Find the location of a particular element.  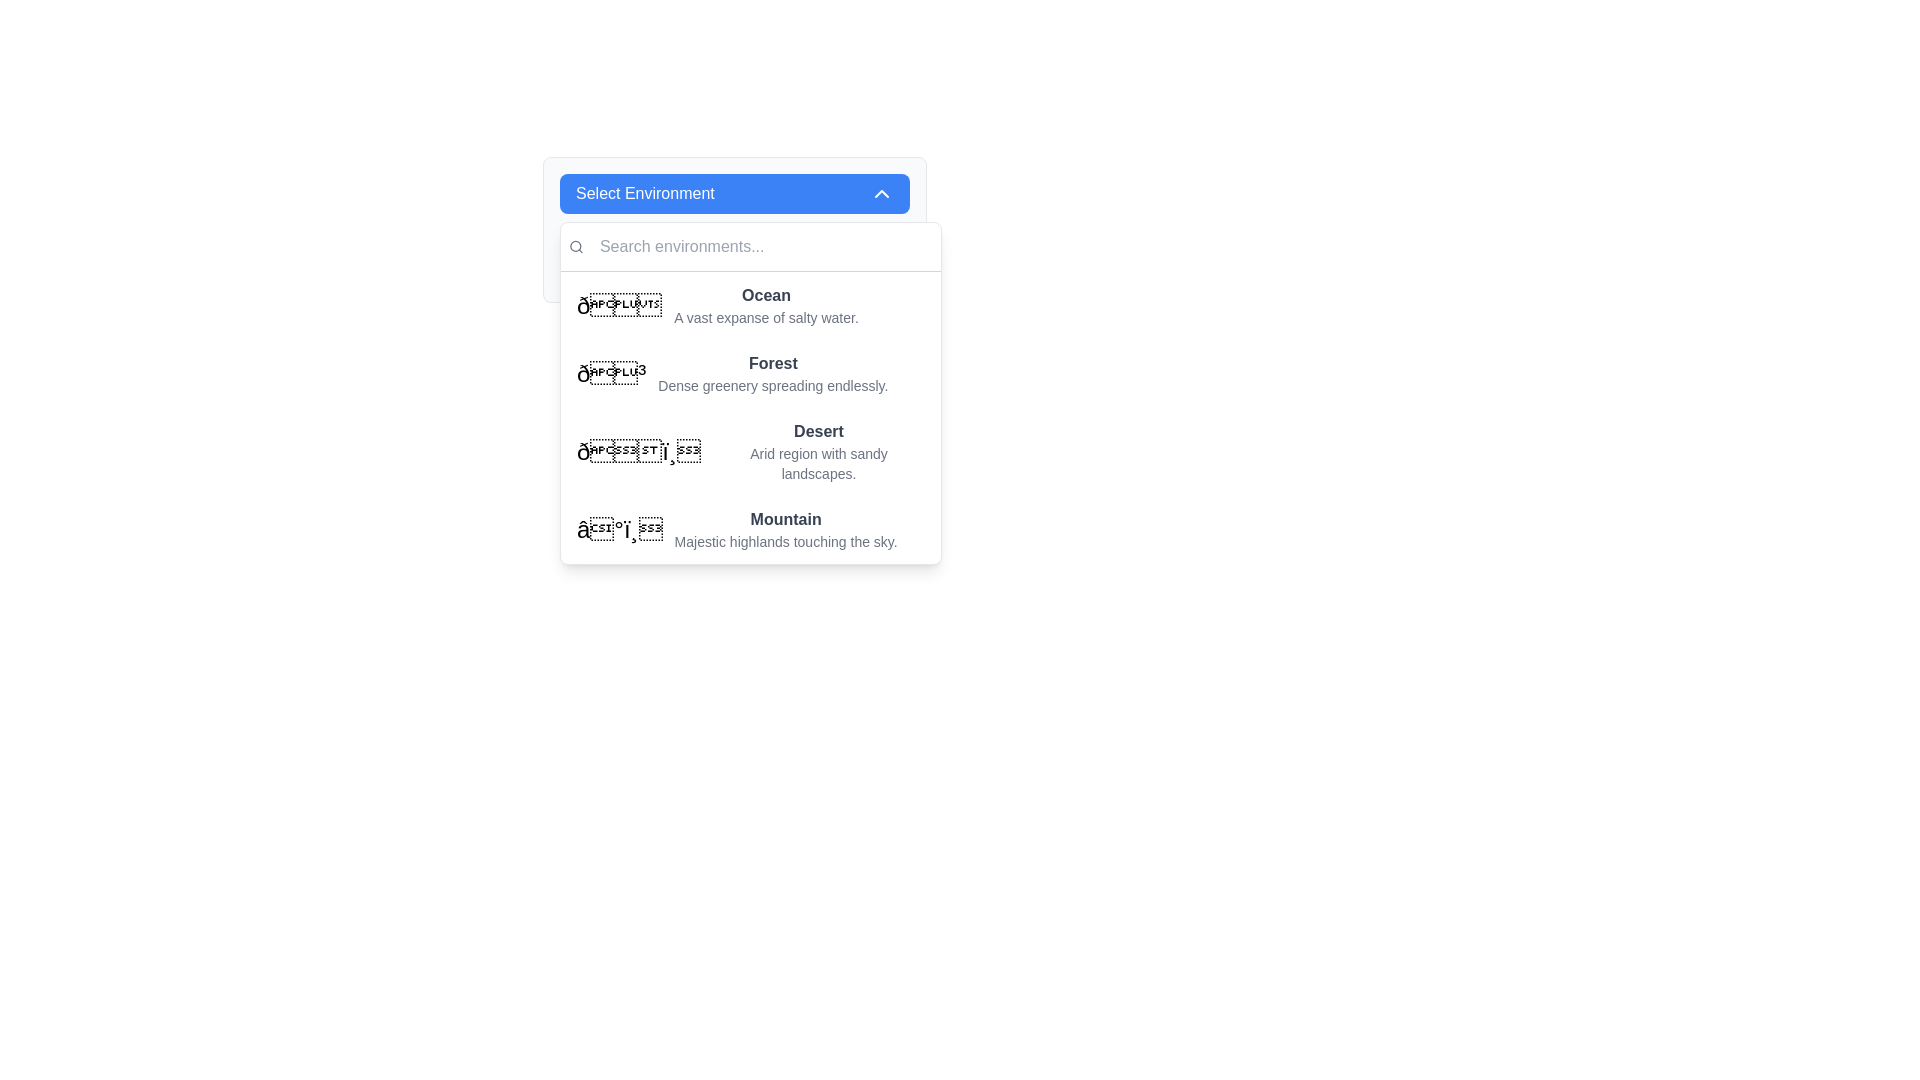

the Menu Item labeled 'Ocean' in the dropdown list is located at coordinates (749, 305).